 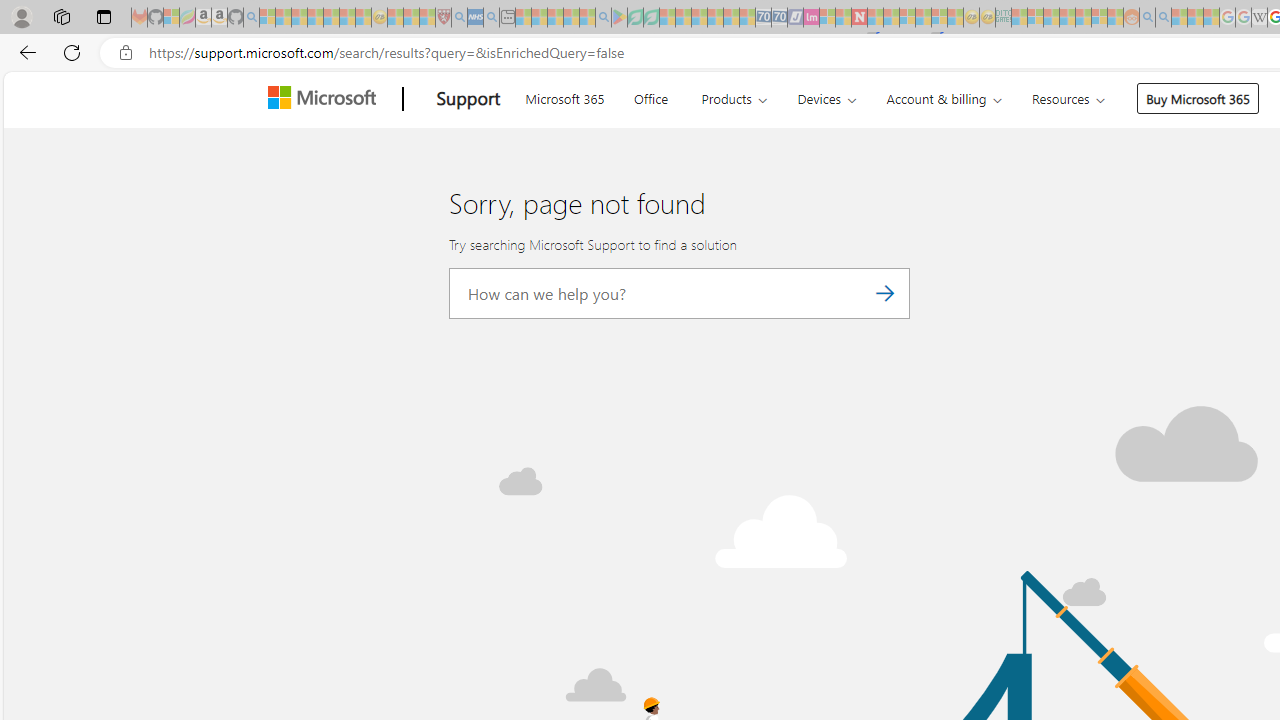 What do you see at coordinates (570, 17) in the screenshot?
I see `'Pets - MSN - Sleeping'` at bounding box center [570, 17].